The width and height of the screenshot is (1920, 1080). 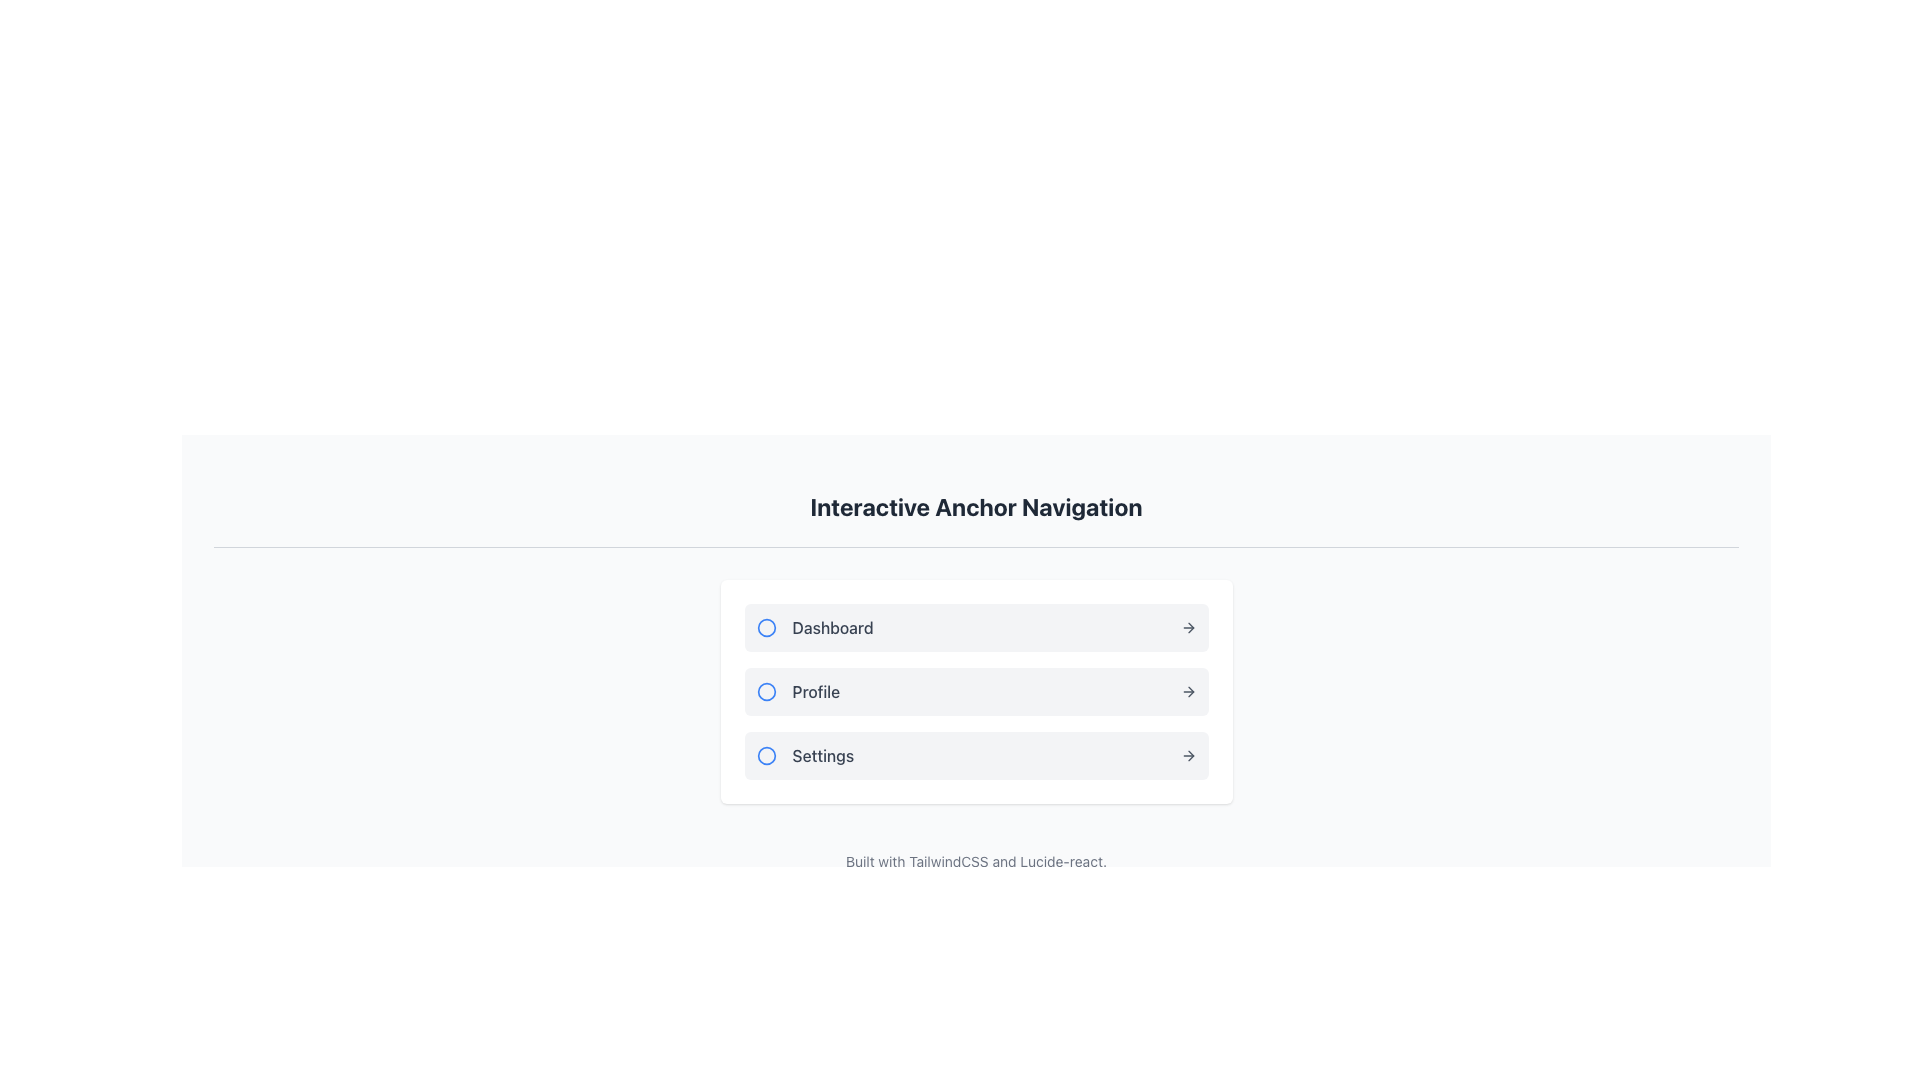 What do you see at coordinates (805, 756) in the screenshot?
I see `the text label that identifies the menu option as 'Settings', located as the third item in the list with a blue circular selection icon to its left and a gray arrow icon to its right` at bounding box center [805, 756].